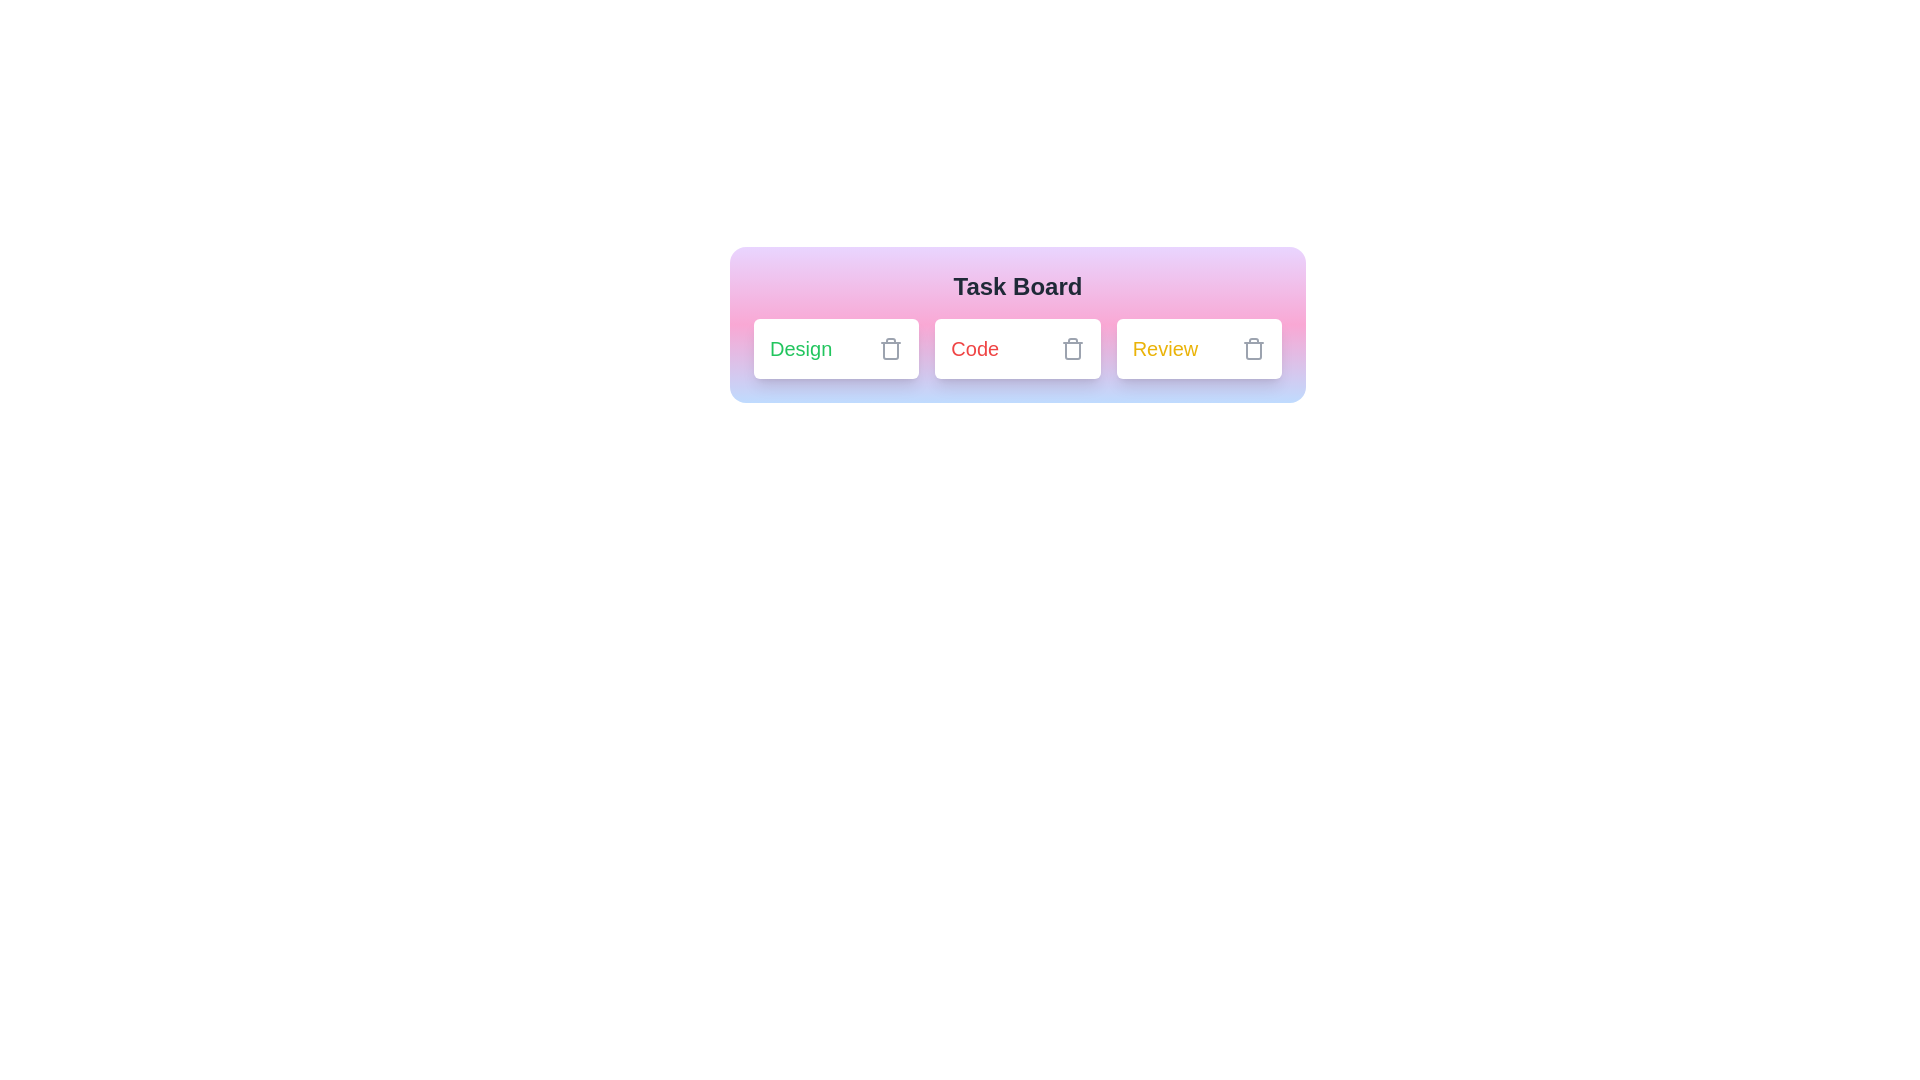 The image size is (1920, 1080). What do you see at coordinates (1071, 347) in the screenshot?
I see `delete button next to the chip labeled Code to remove it` at bounding box center [1071, 347].